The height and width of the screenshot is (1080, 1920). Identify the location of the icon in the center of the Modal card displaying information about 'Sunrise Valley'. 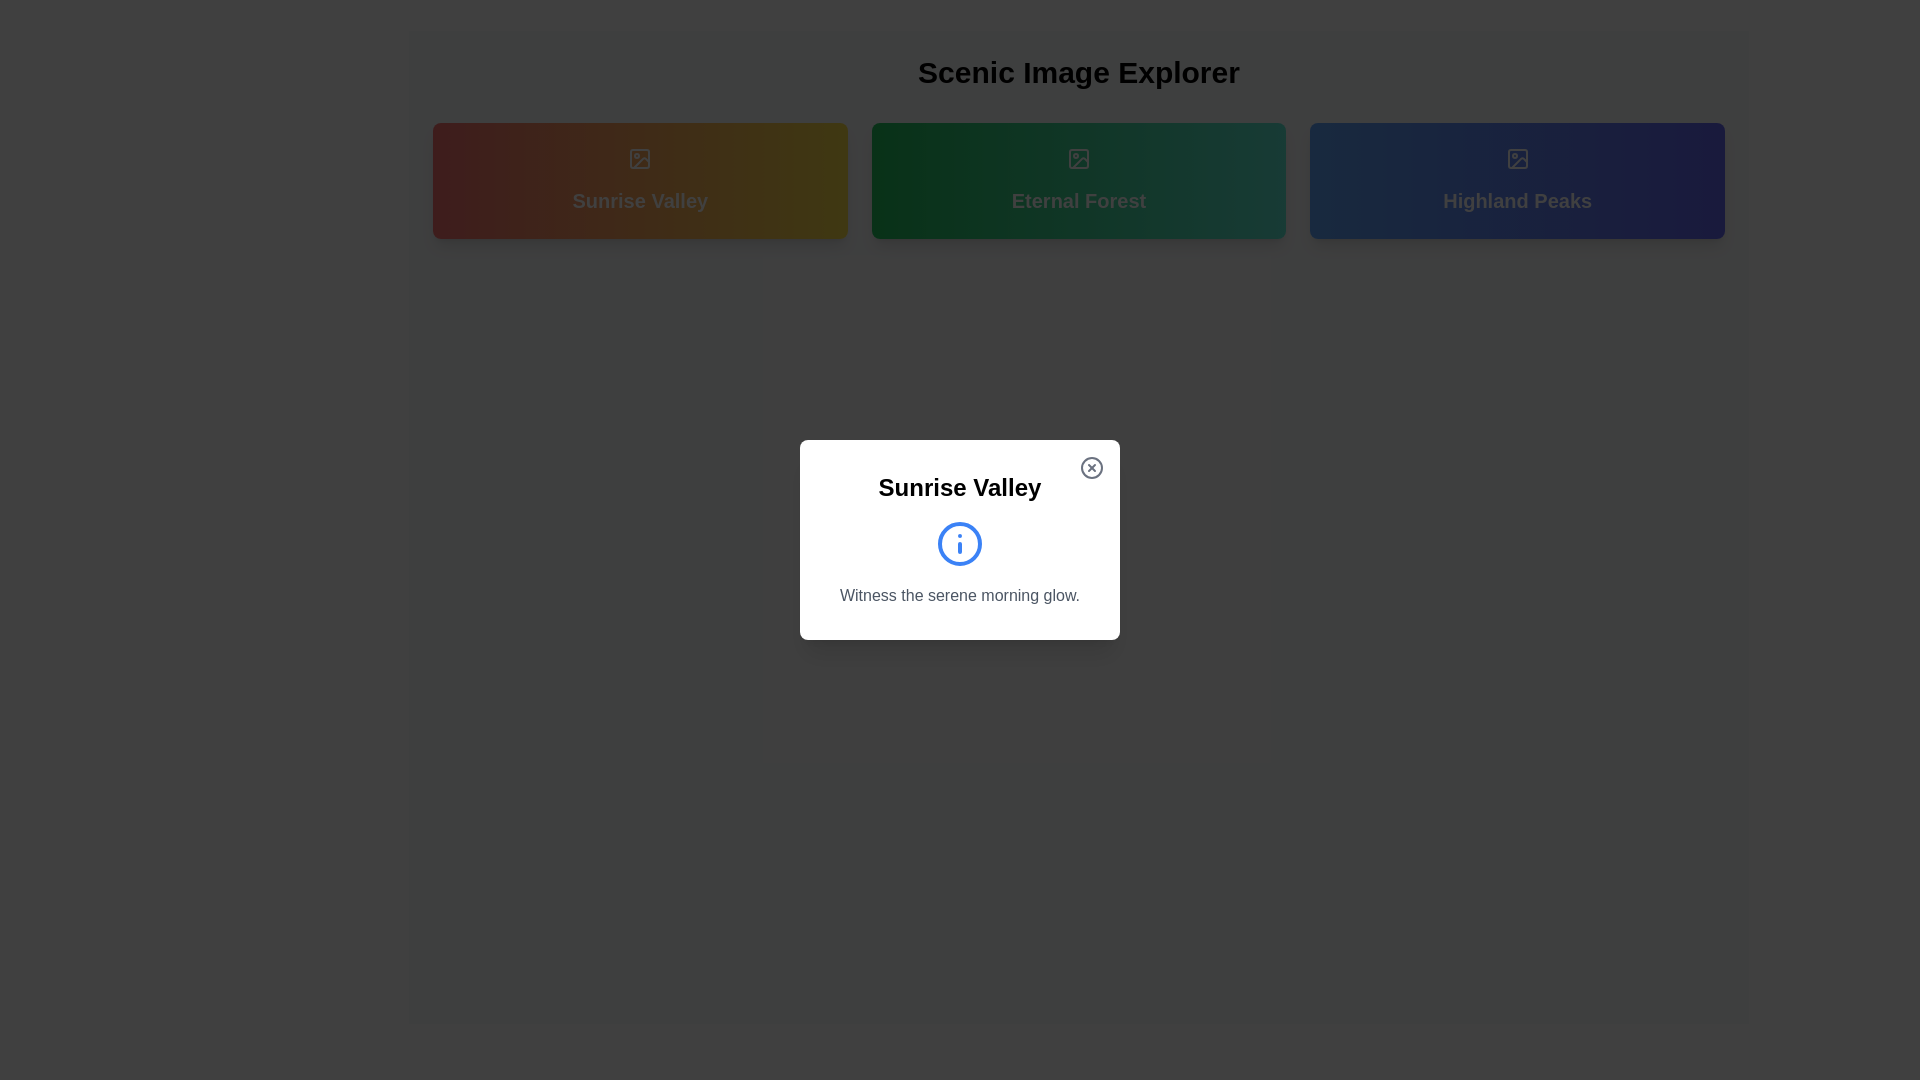
(960, 540).